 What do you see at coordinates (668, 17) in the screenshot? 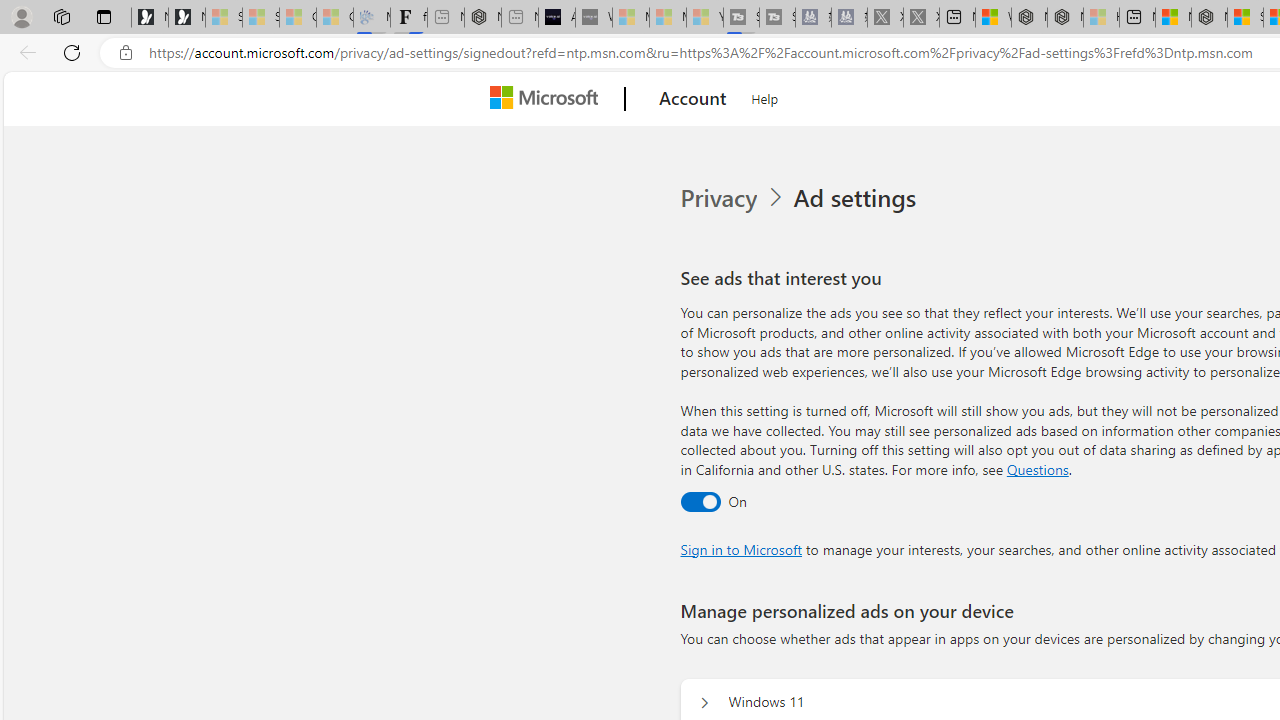
I see `'Microsoft Start - Sleeping'` at bounding box center [668, 17].